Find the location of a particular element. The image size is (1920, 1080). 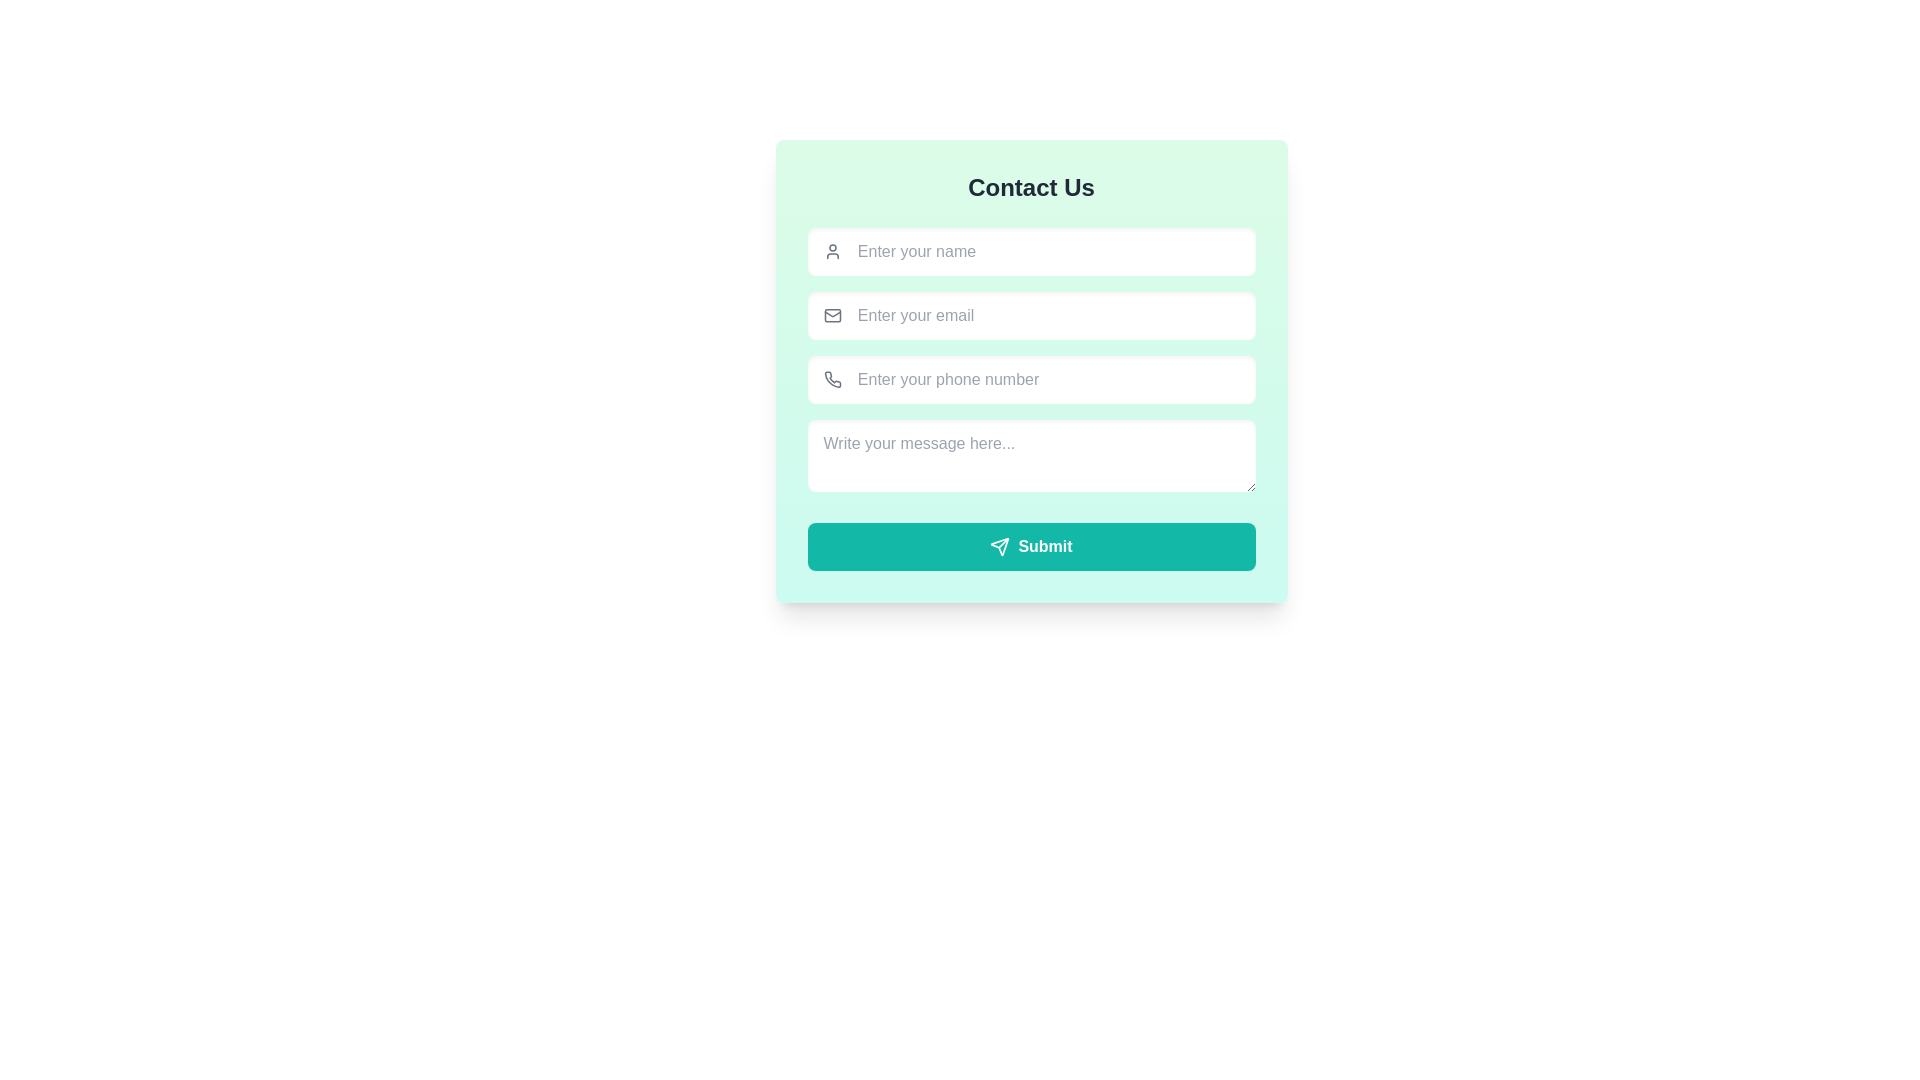

the decorative icon located to the left of the 'Enter your phone number' input field, which visually indicates the purpose of the adjacent field is located at coordinates (832, 379).